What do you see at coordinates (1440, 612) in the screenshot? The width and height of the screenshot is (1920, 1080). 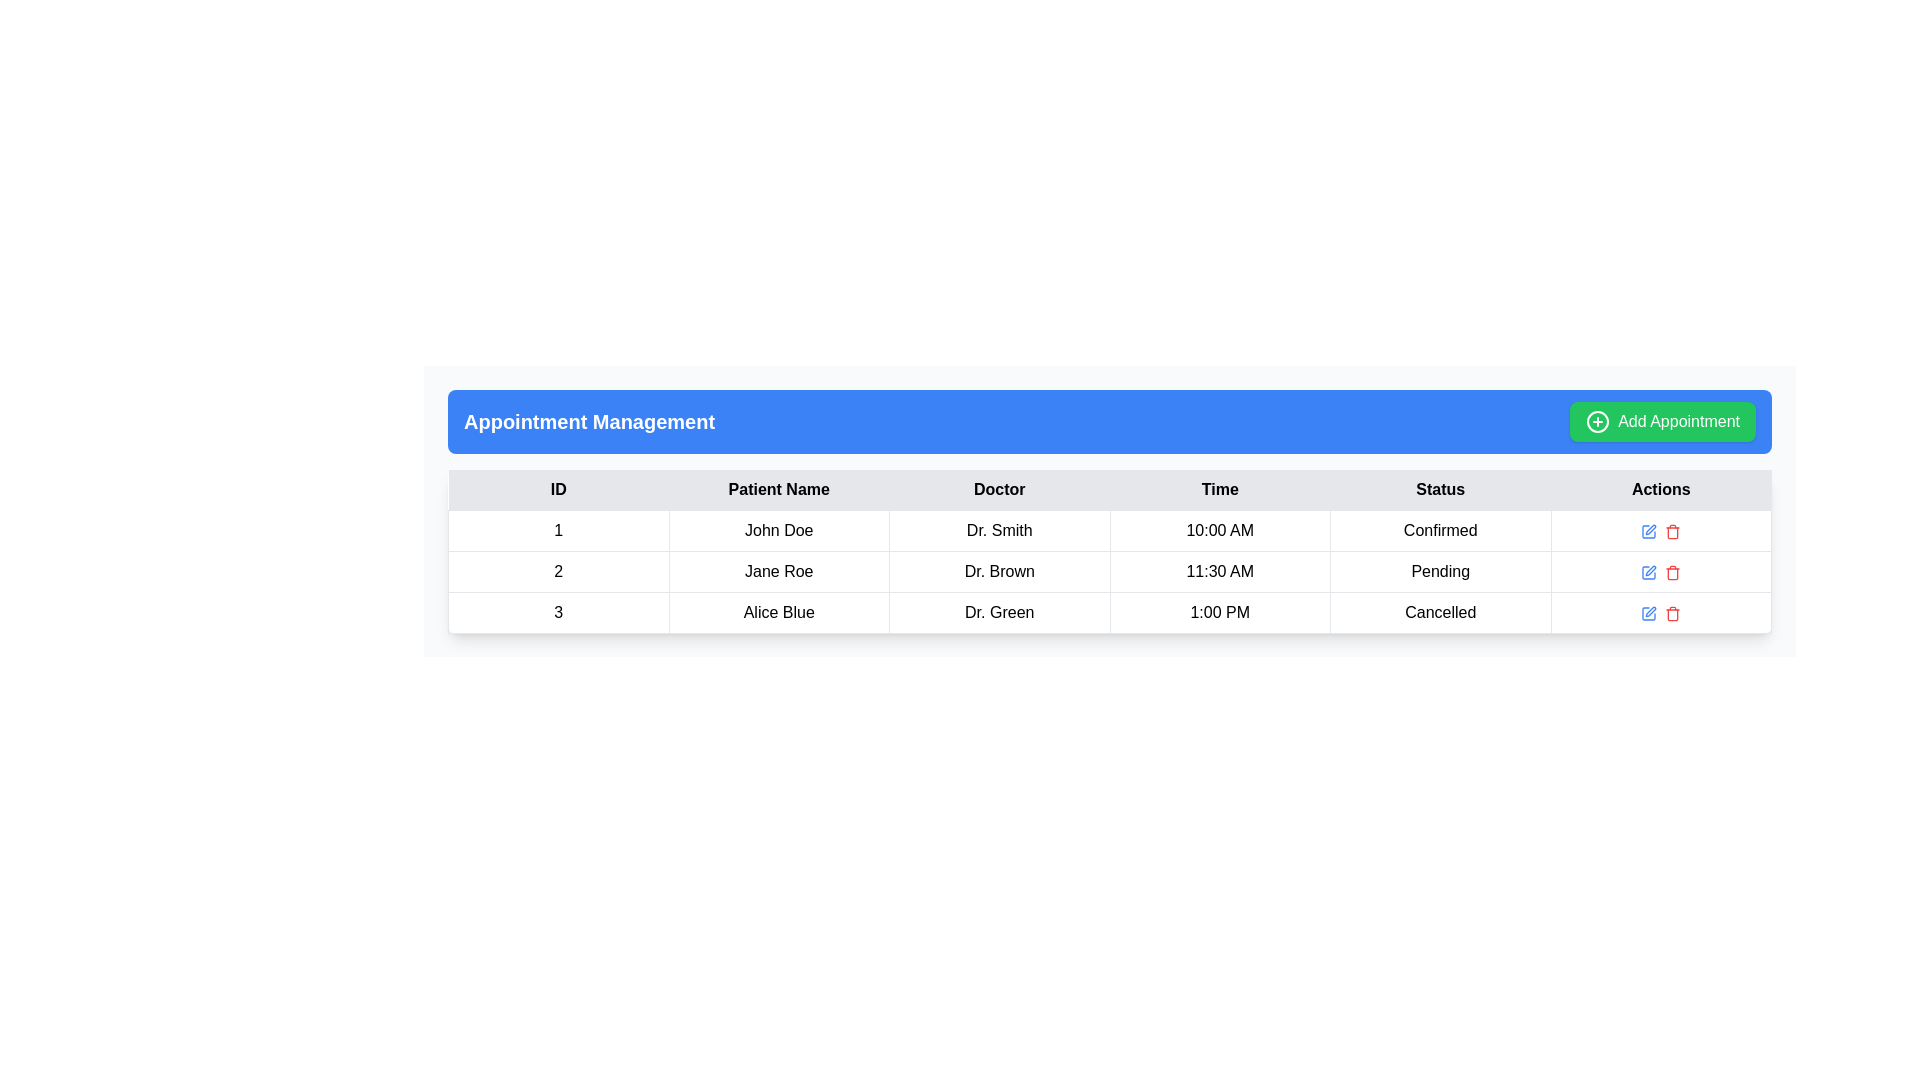 I see `the 'Cancelled' text label in the fifth column of the last row of the table, which indicates the status of an entry` at bounding box center [1440, 612].